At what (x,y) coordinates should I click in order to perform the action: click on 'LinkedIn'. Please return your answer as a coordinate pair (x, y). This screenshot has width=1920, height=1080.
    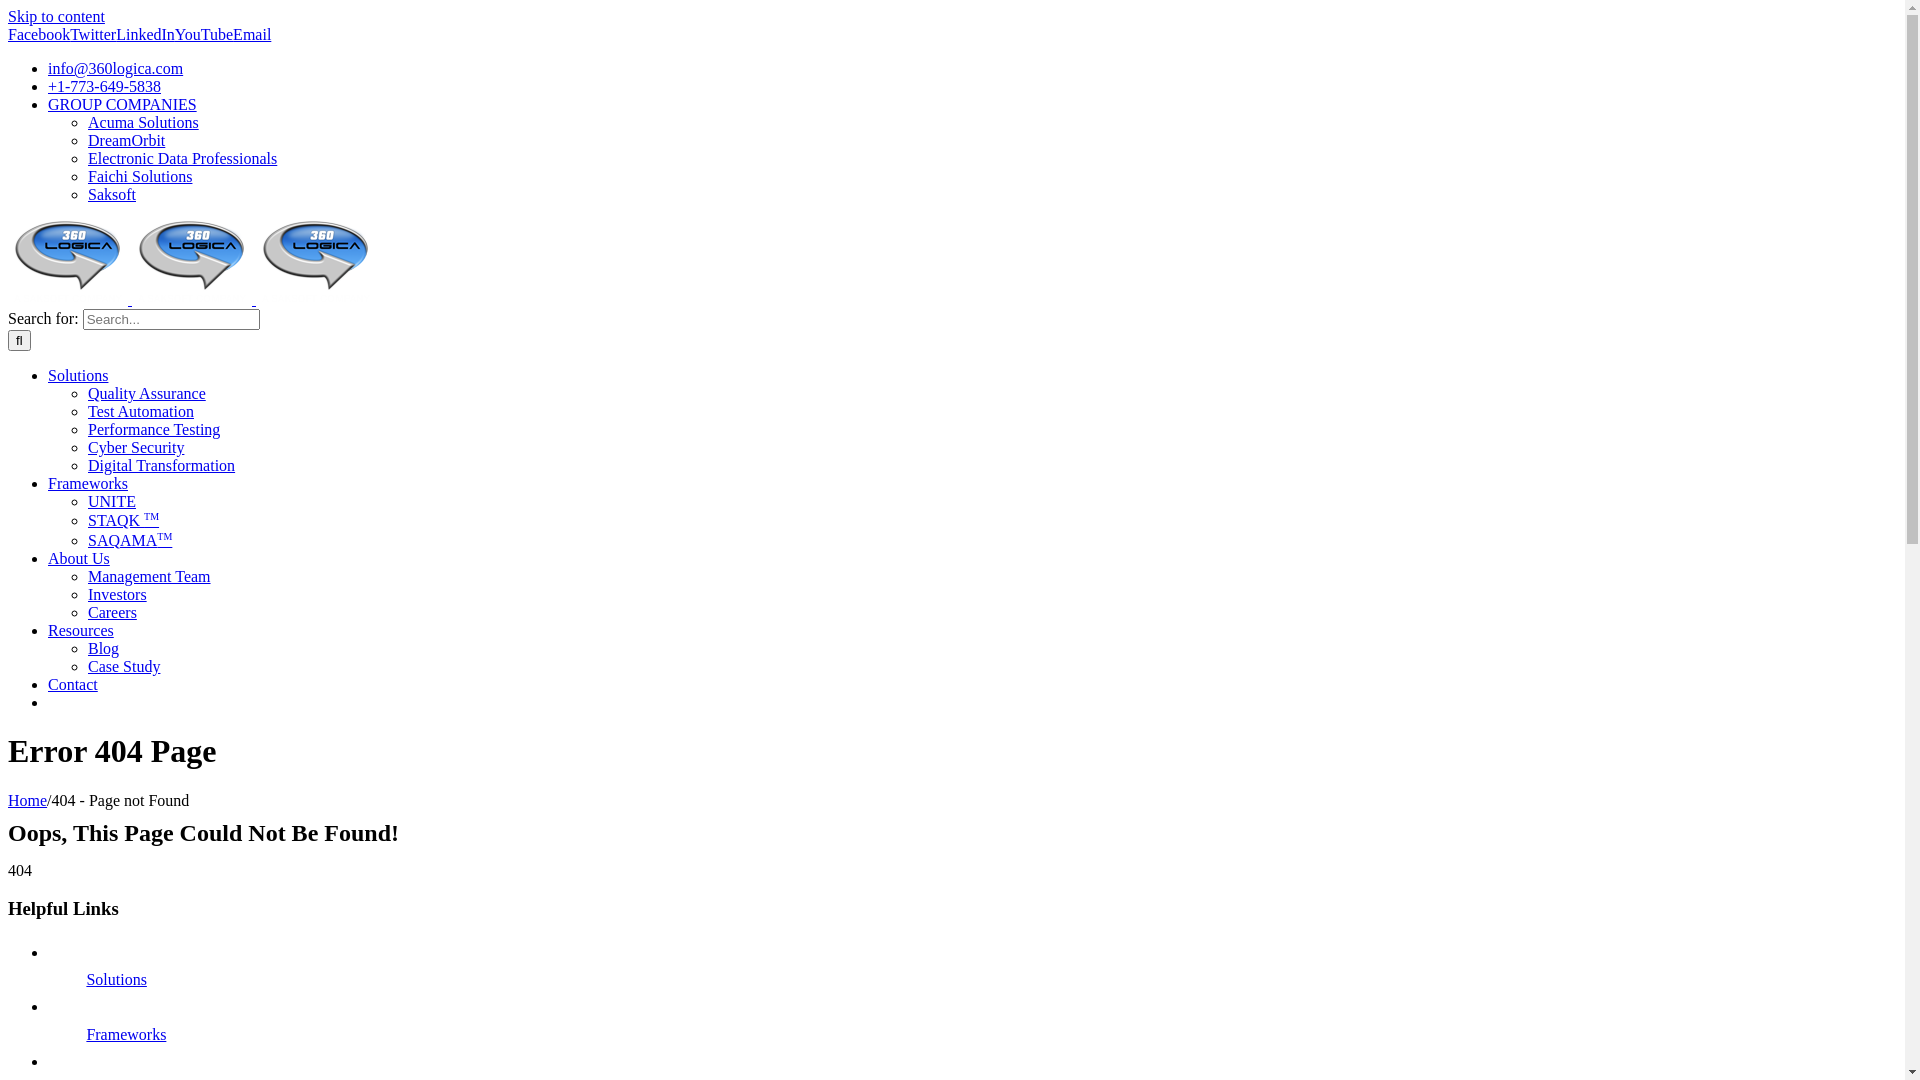
    Looking at the image, I should click on (144, 34).